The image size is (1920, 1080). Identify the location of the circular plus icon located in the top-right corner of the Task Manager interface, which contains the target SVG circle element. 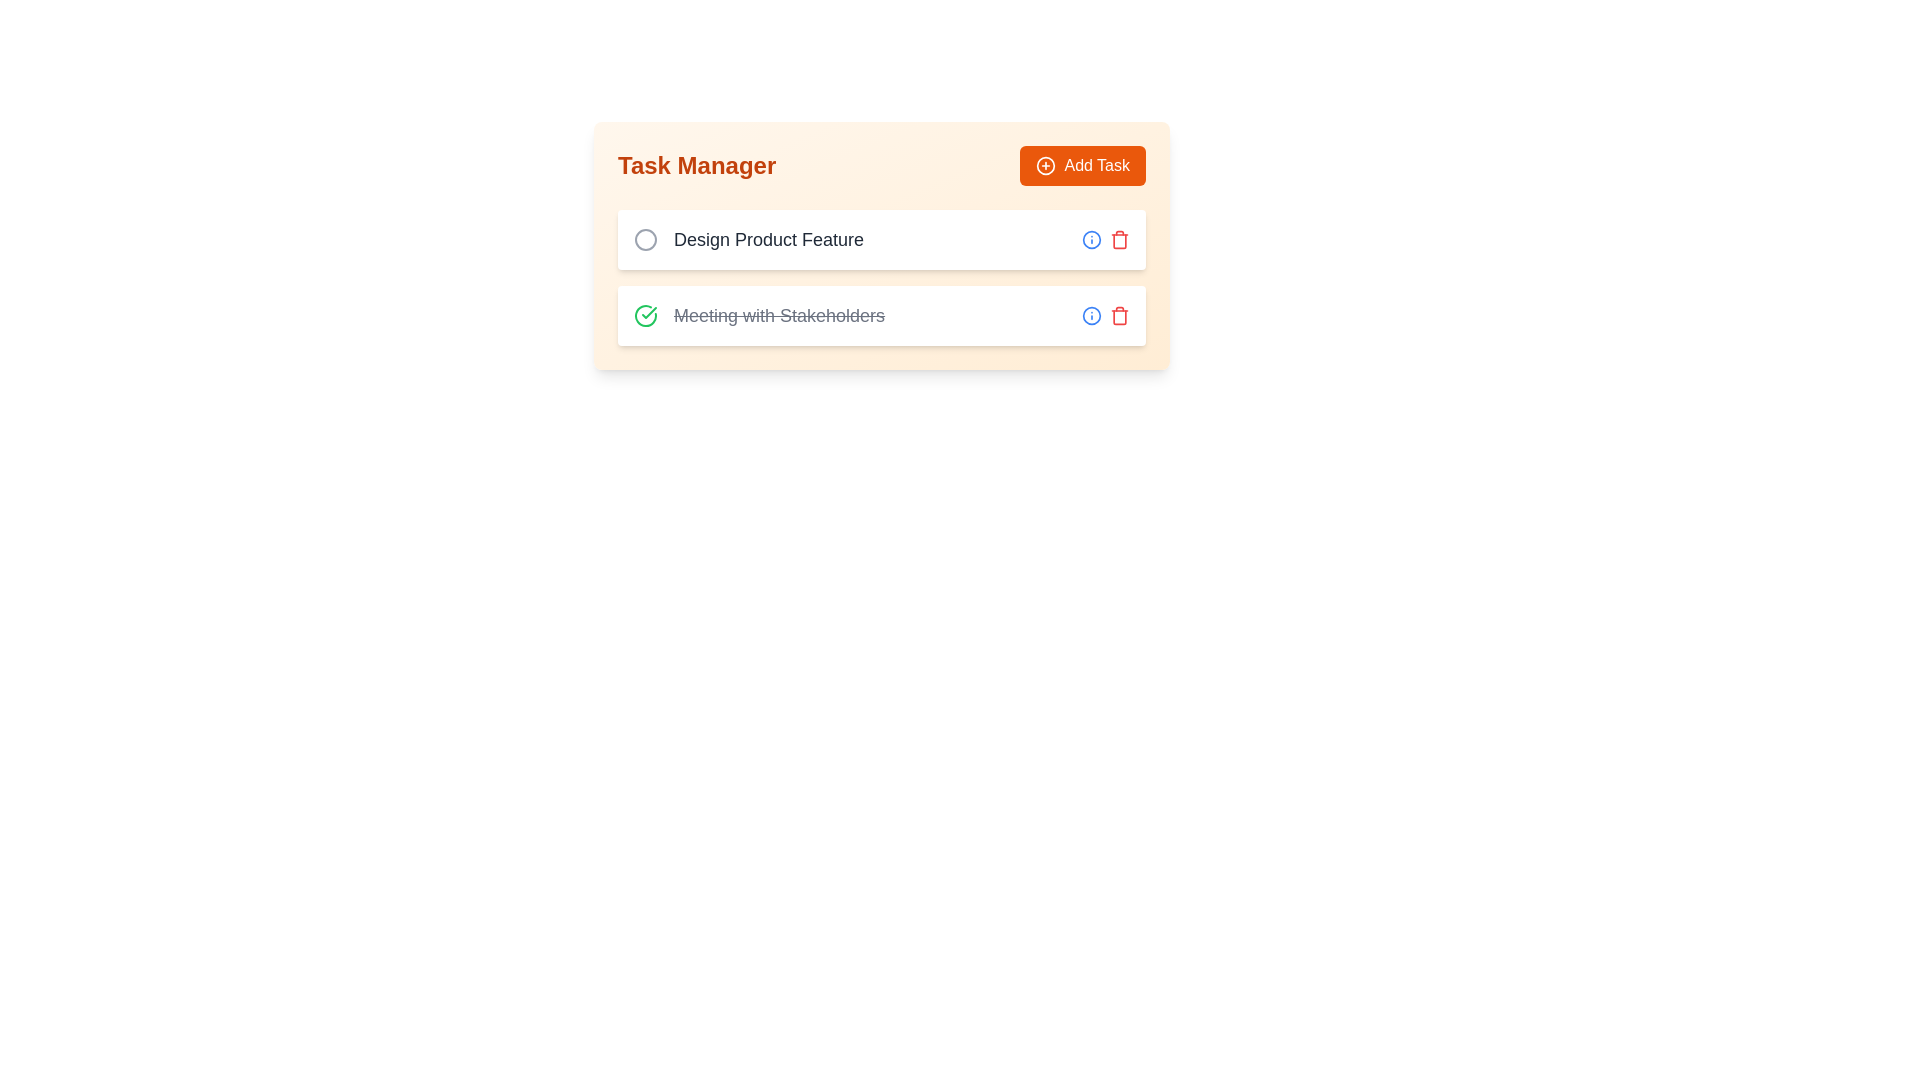
(1045, 164).